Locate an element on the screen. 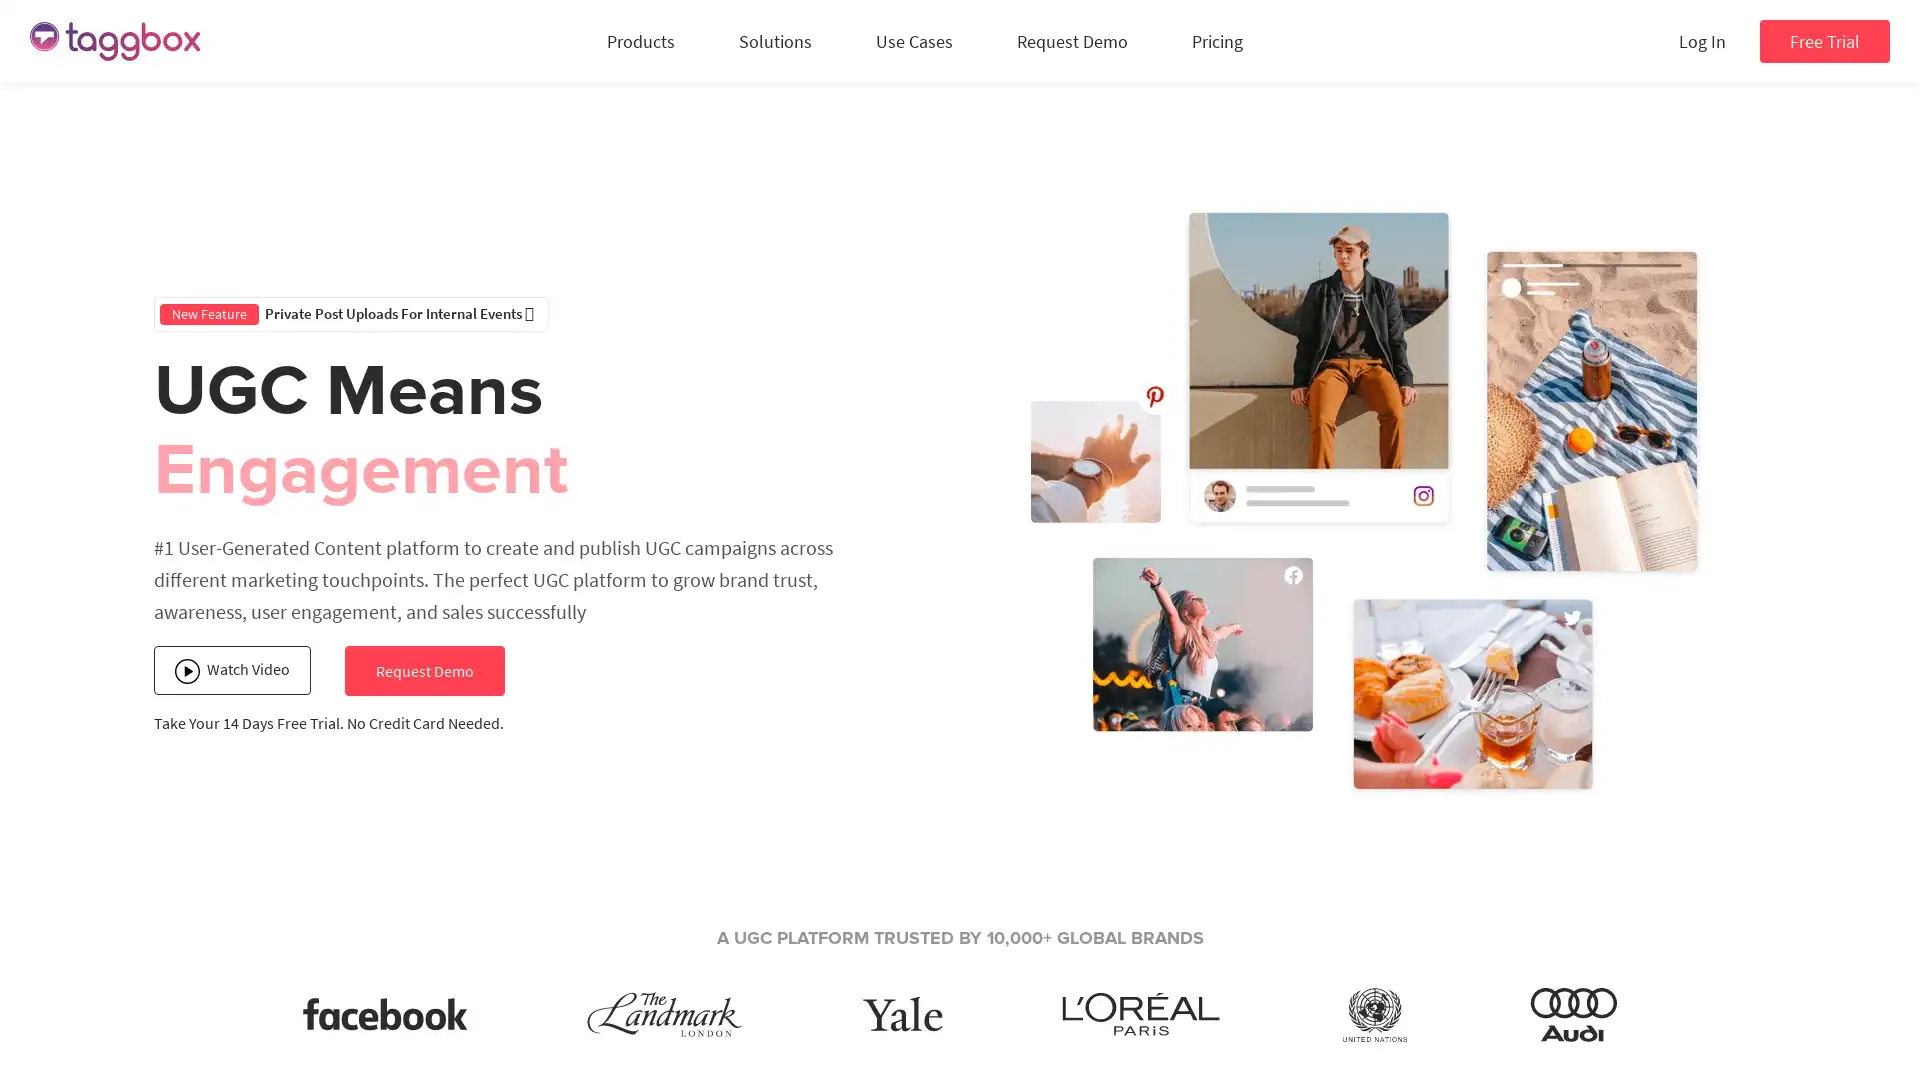  Log In is located at coordinates (1701, 41).